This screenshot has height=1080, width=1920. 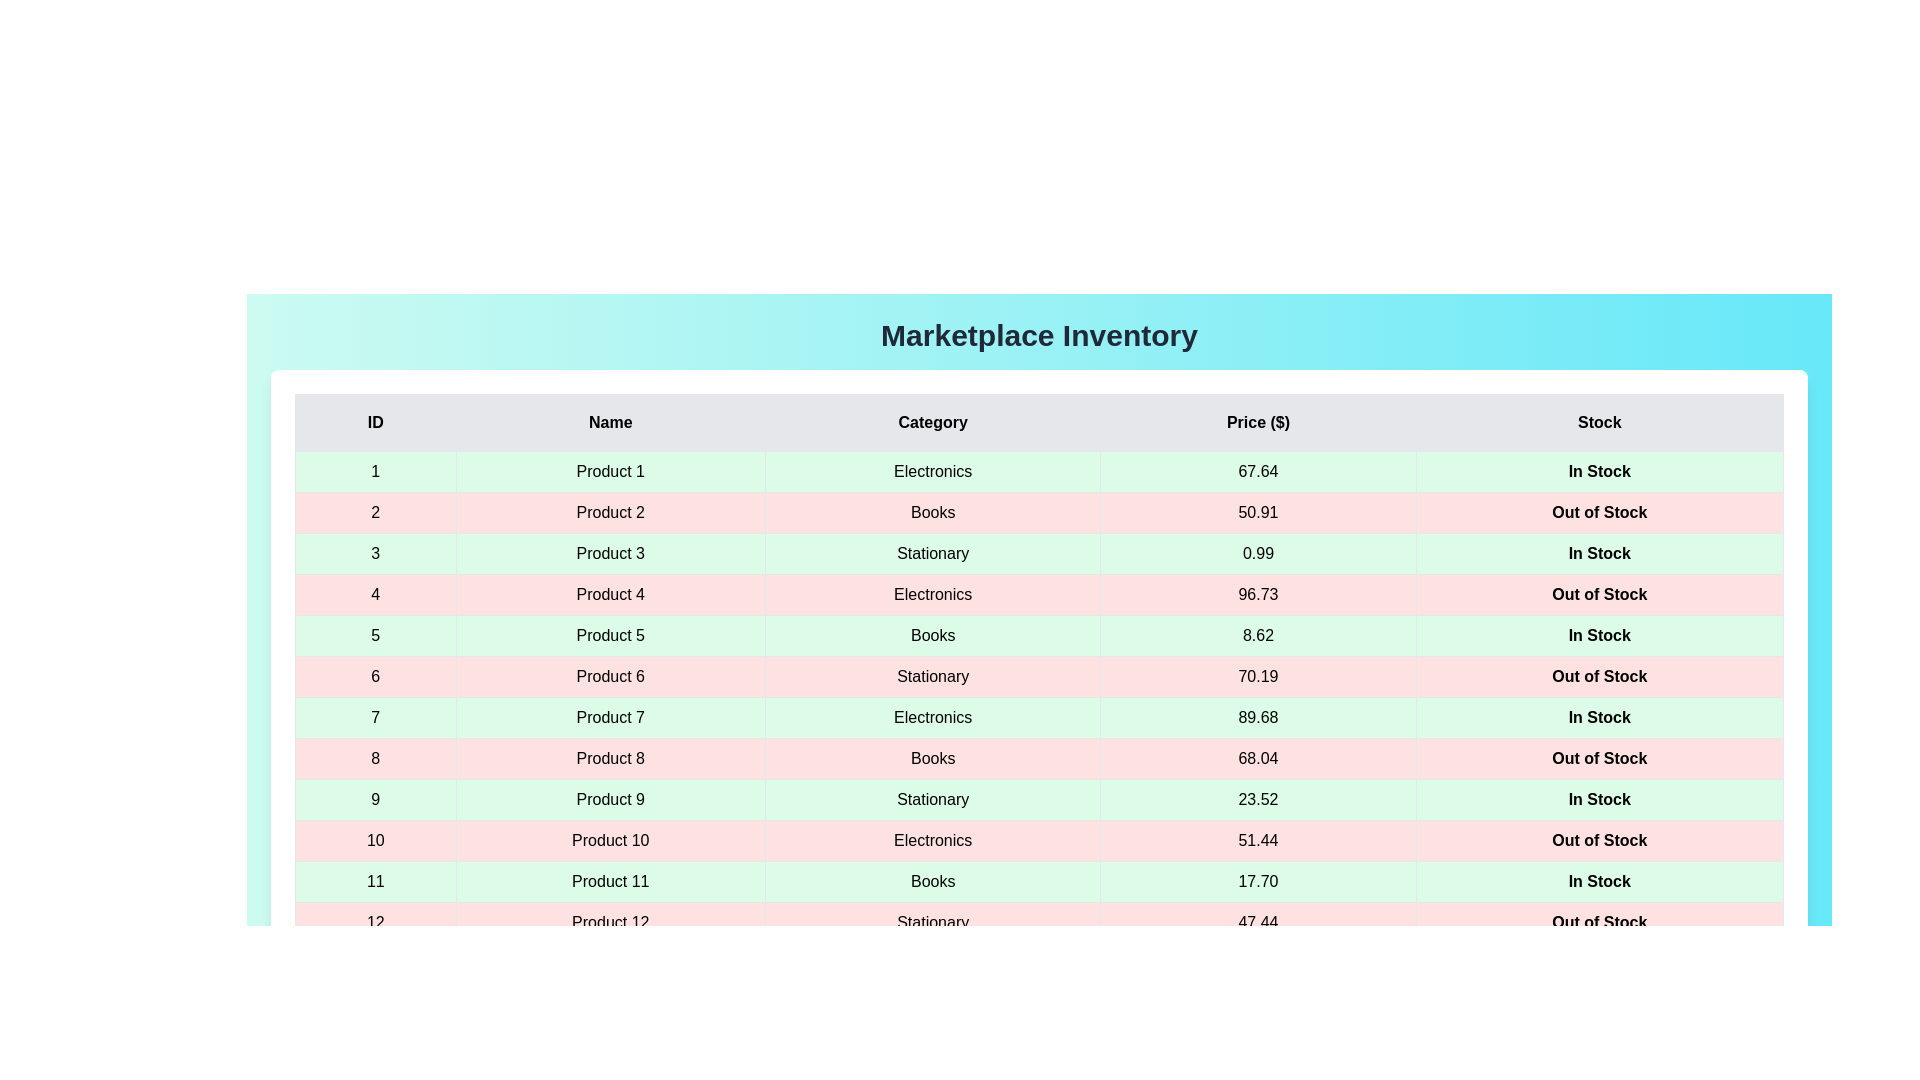 I want to click on the column header labeled 'Name' to sort the table by that column, so click(x=609, y=422).